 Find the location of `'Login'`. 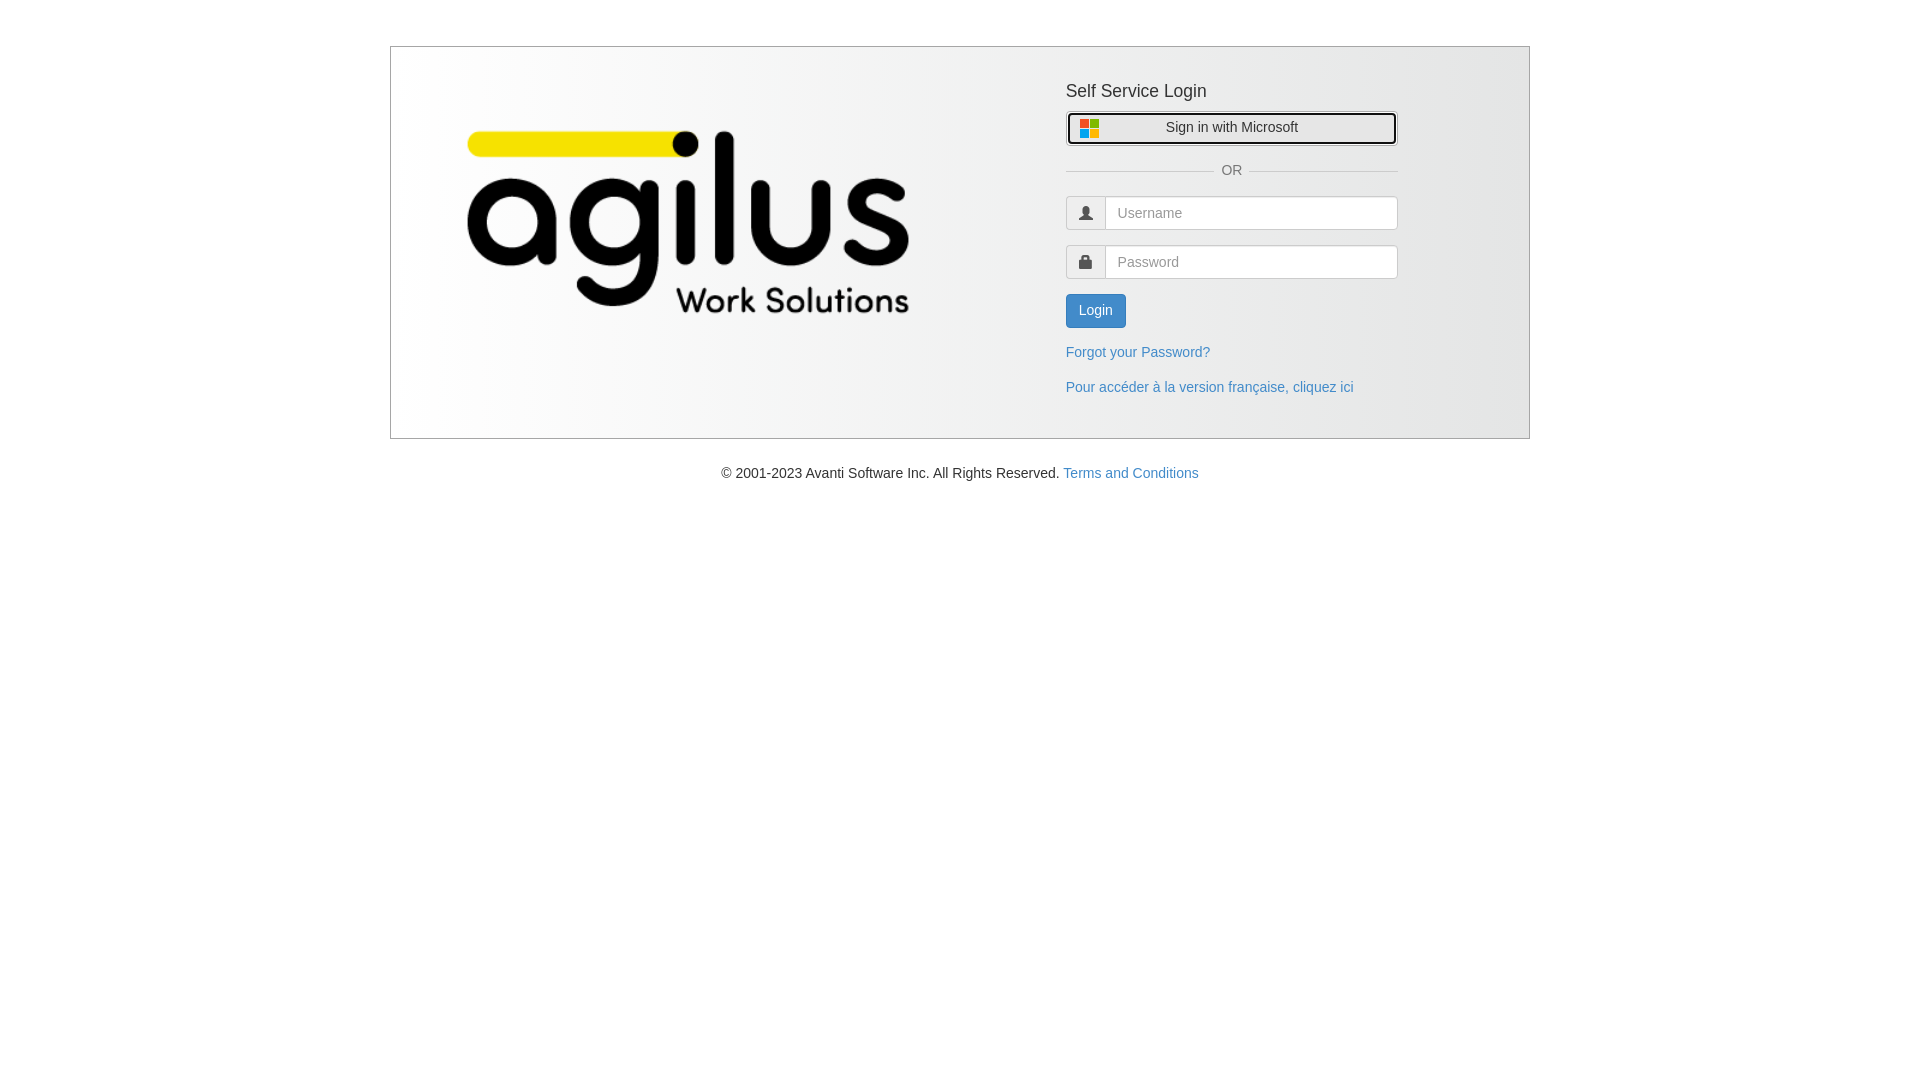

'Login' is located at coordinates (1064, 311).